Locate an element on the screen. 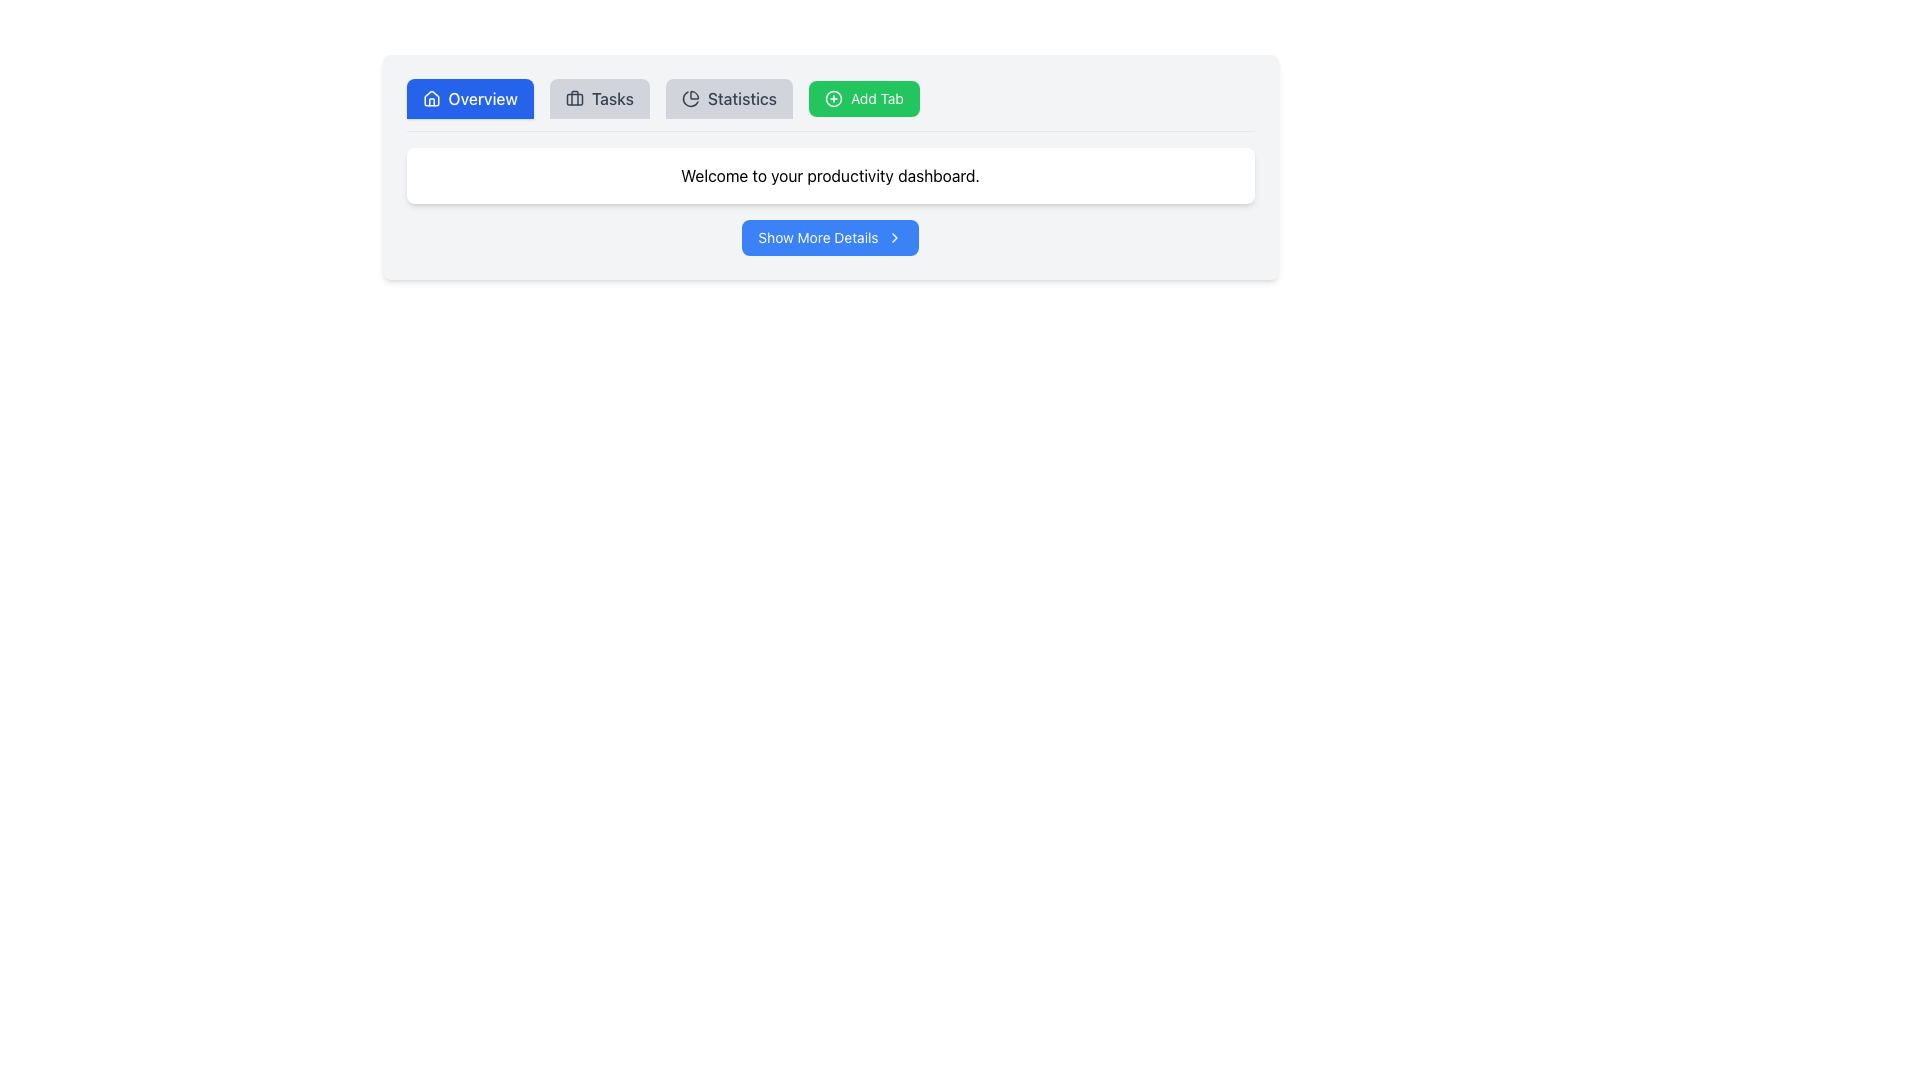  the navigational text label indicating 'Statistics', located in the header area of the interface, between 'Tasks' and the 'Add Tab' button is located at coordinates (741, 99).